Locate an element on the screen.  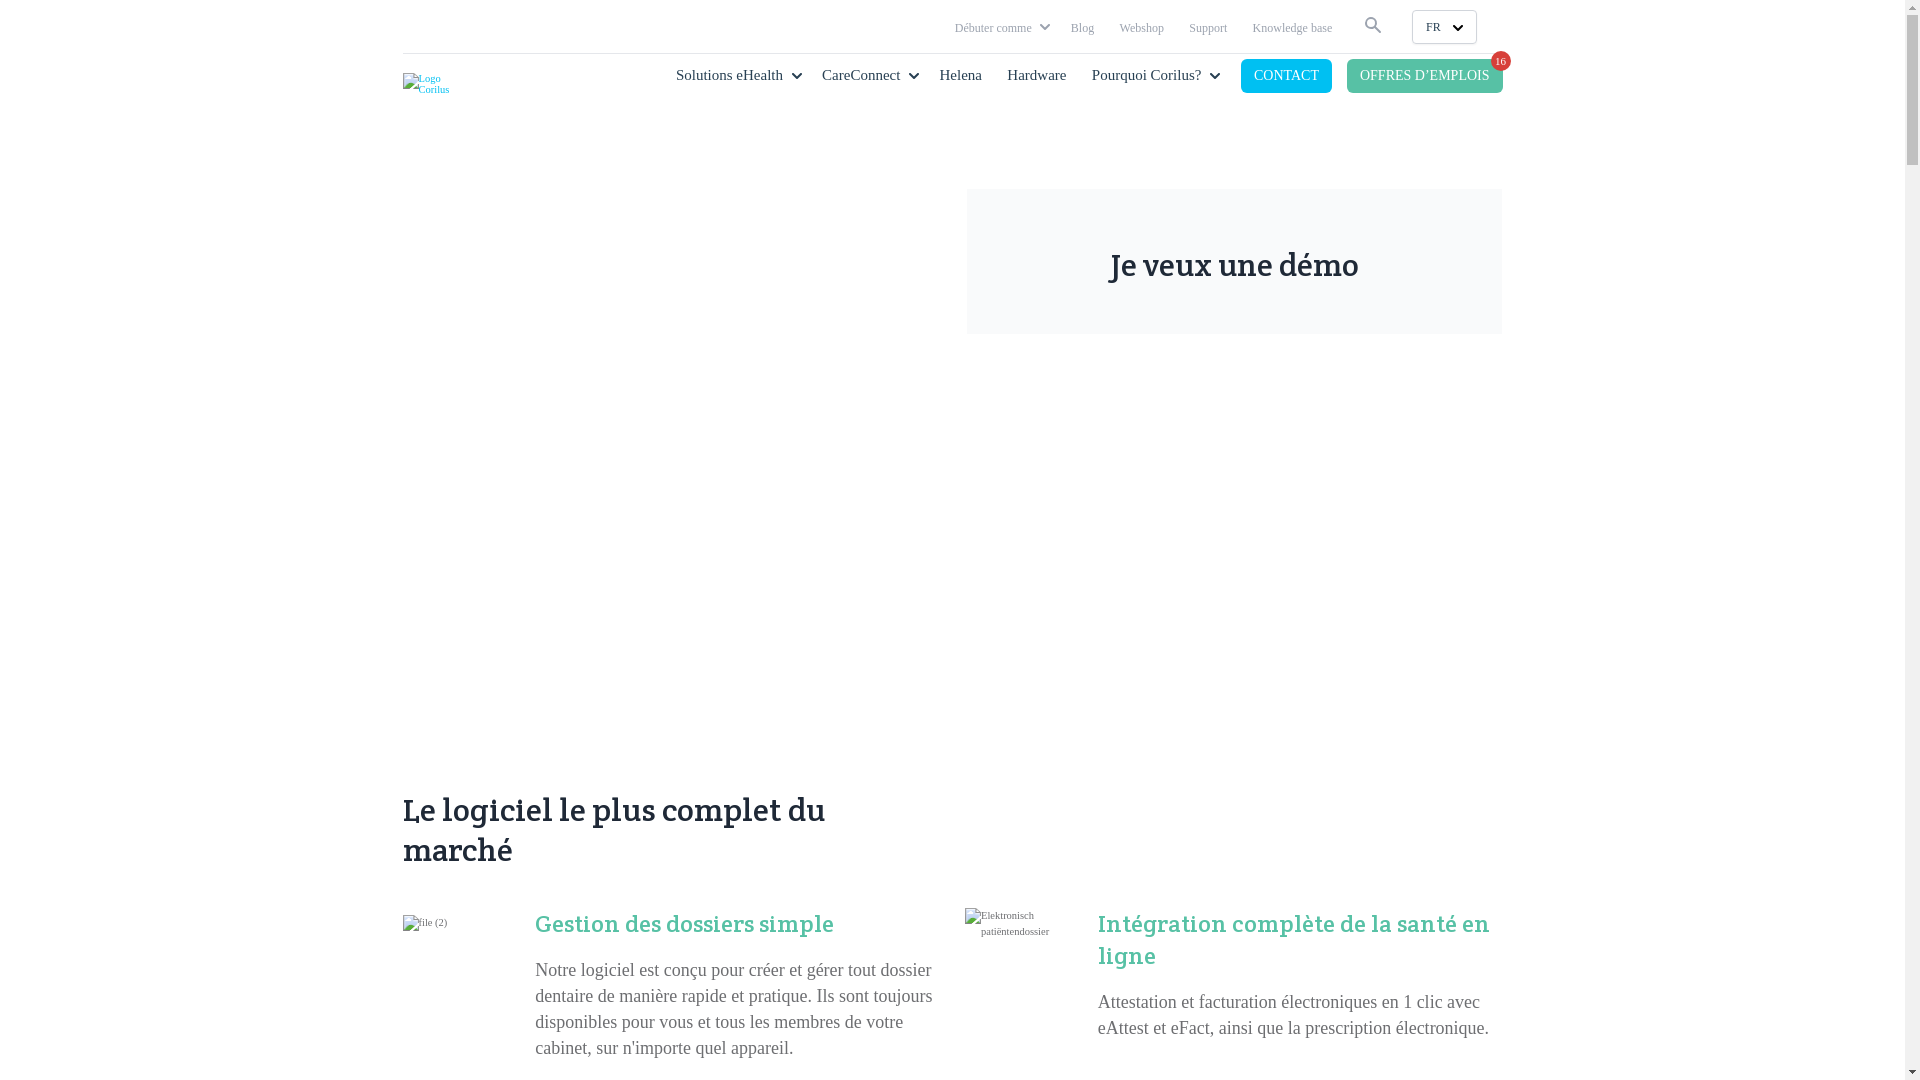
'Logo Corilus' is located at coordinates (434, 83).